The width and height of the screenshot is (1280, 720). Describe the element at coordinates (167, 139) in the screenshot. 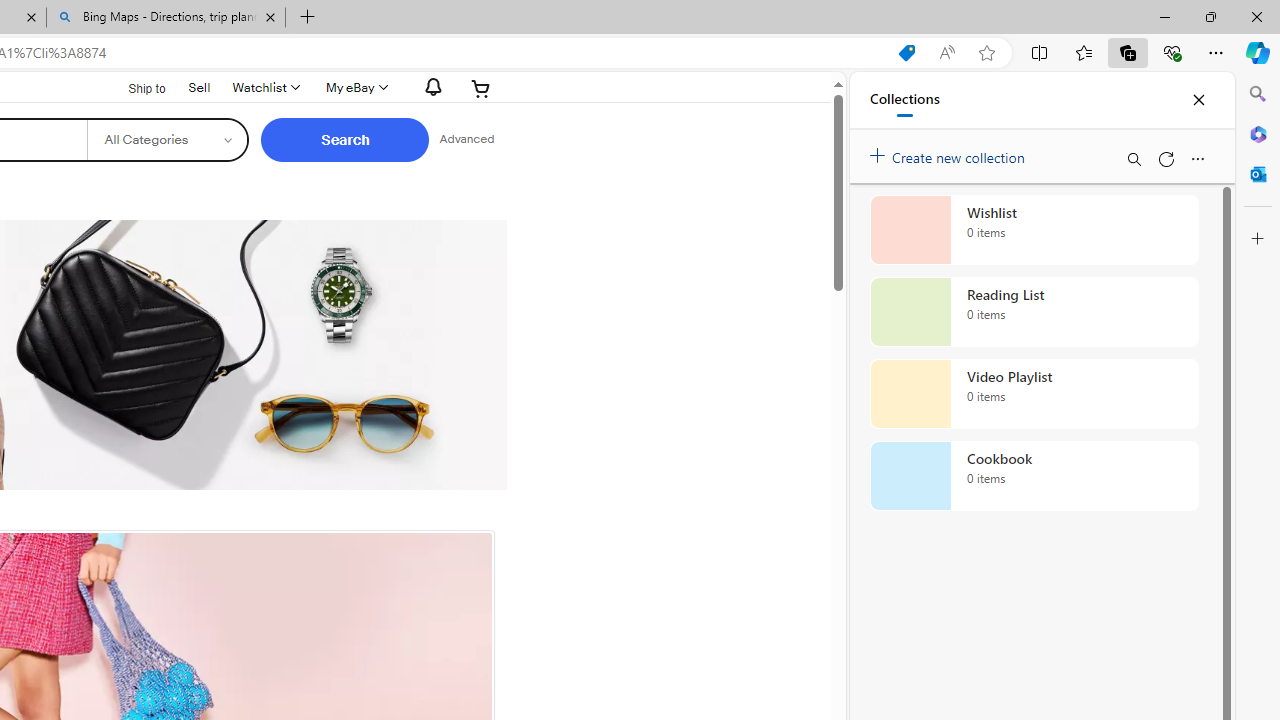

I see `'Select a category for search'` at that location.